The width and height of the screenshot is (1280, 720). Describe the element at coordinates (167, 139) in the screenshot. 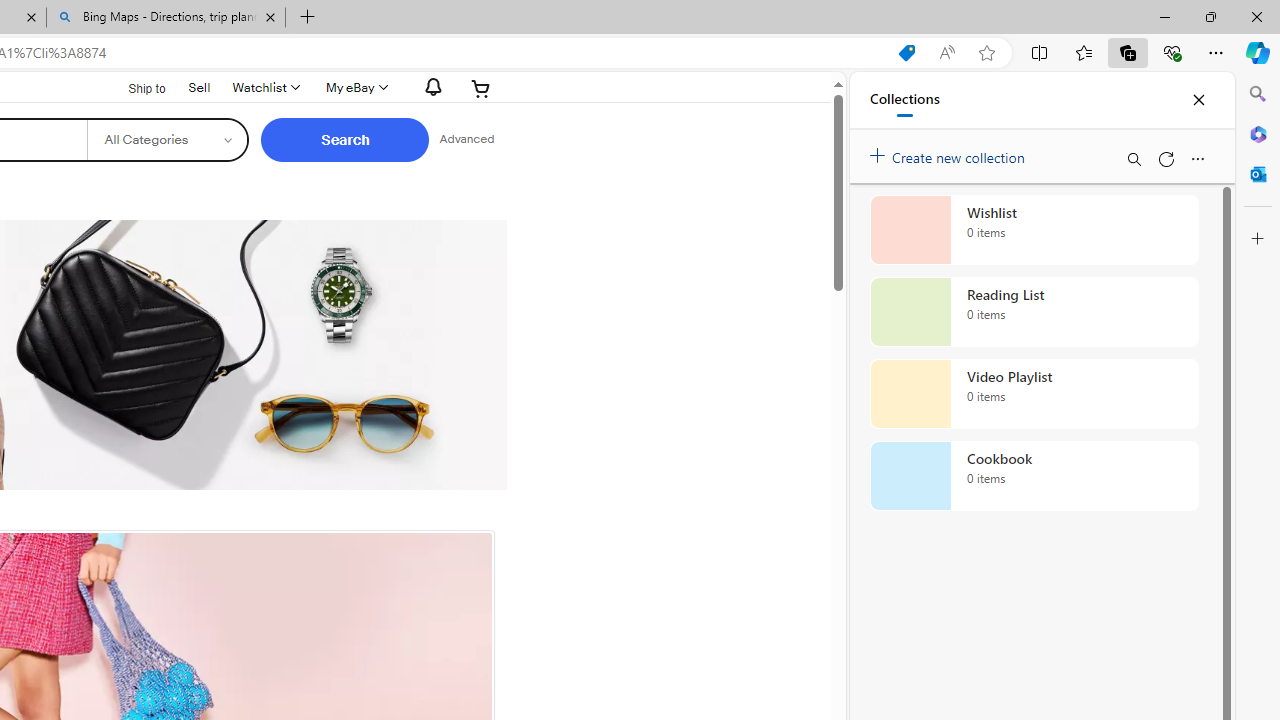

I see `'Select a category for search'` at that location.